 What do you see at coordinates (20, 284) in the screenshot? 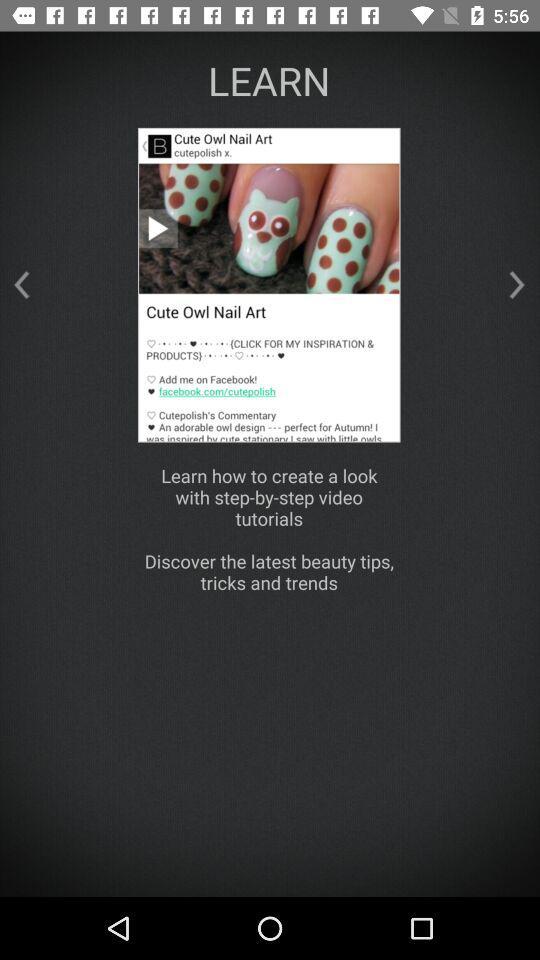
I see `the item at the top left corner` at bounding box center [20, 284].